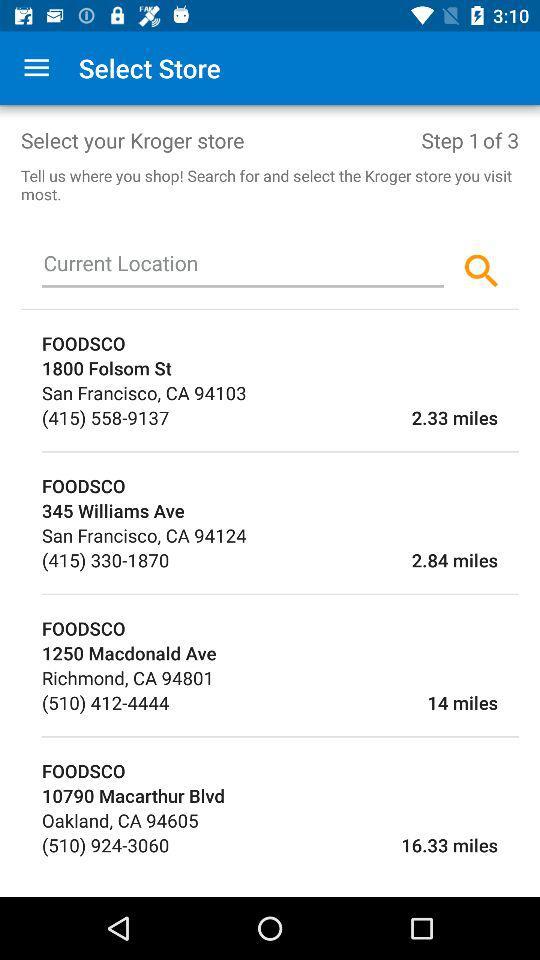 The height and width of the screenshot is (960, 540). Describe the element at coordinates (279, 652) in the screenshot. I see `item above the richmond, ca 94801` at that location.